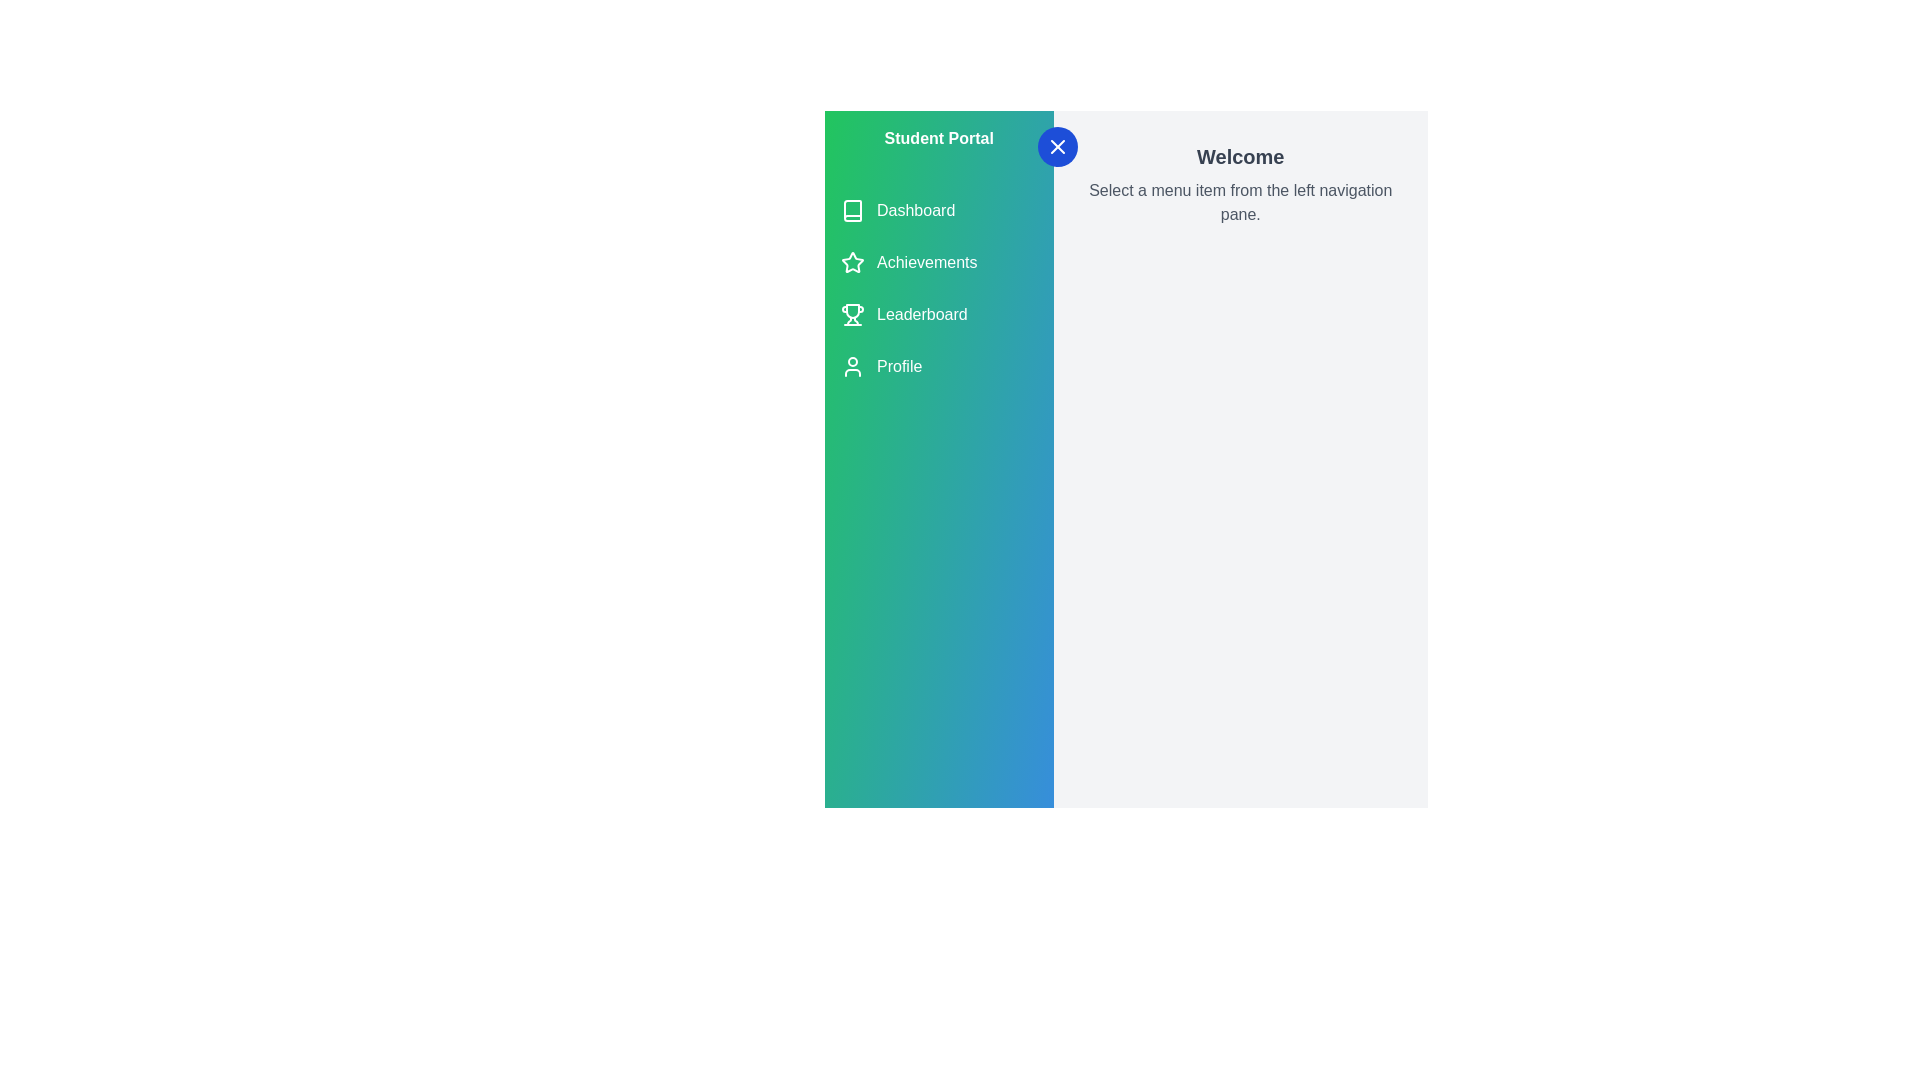 The height and width of the screenshot is (1080, 1920). I want to click on the menu item Leaderboard to observe visual feedback, so click(938, 315).